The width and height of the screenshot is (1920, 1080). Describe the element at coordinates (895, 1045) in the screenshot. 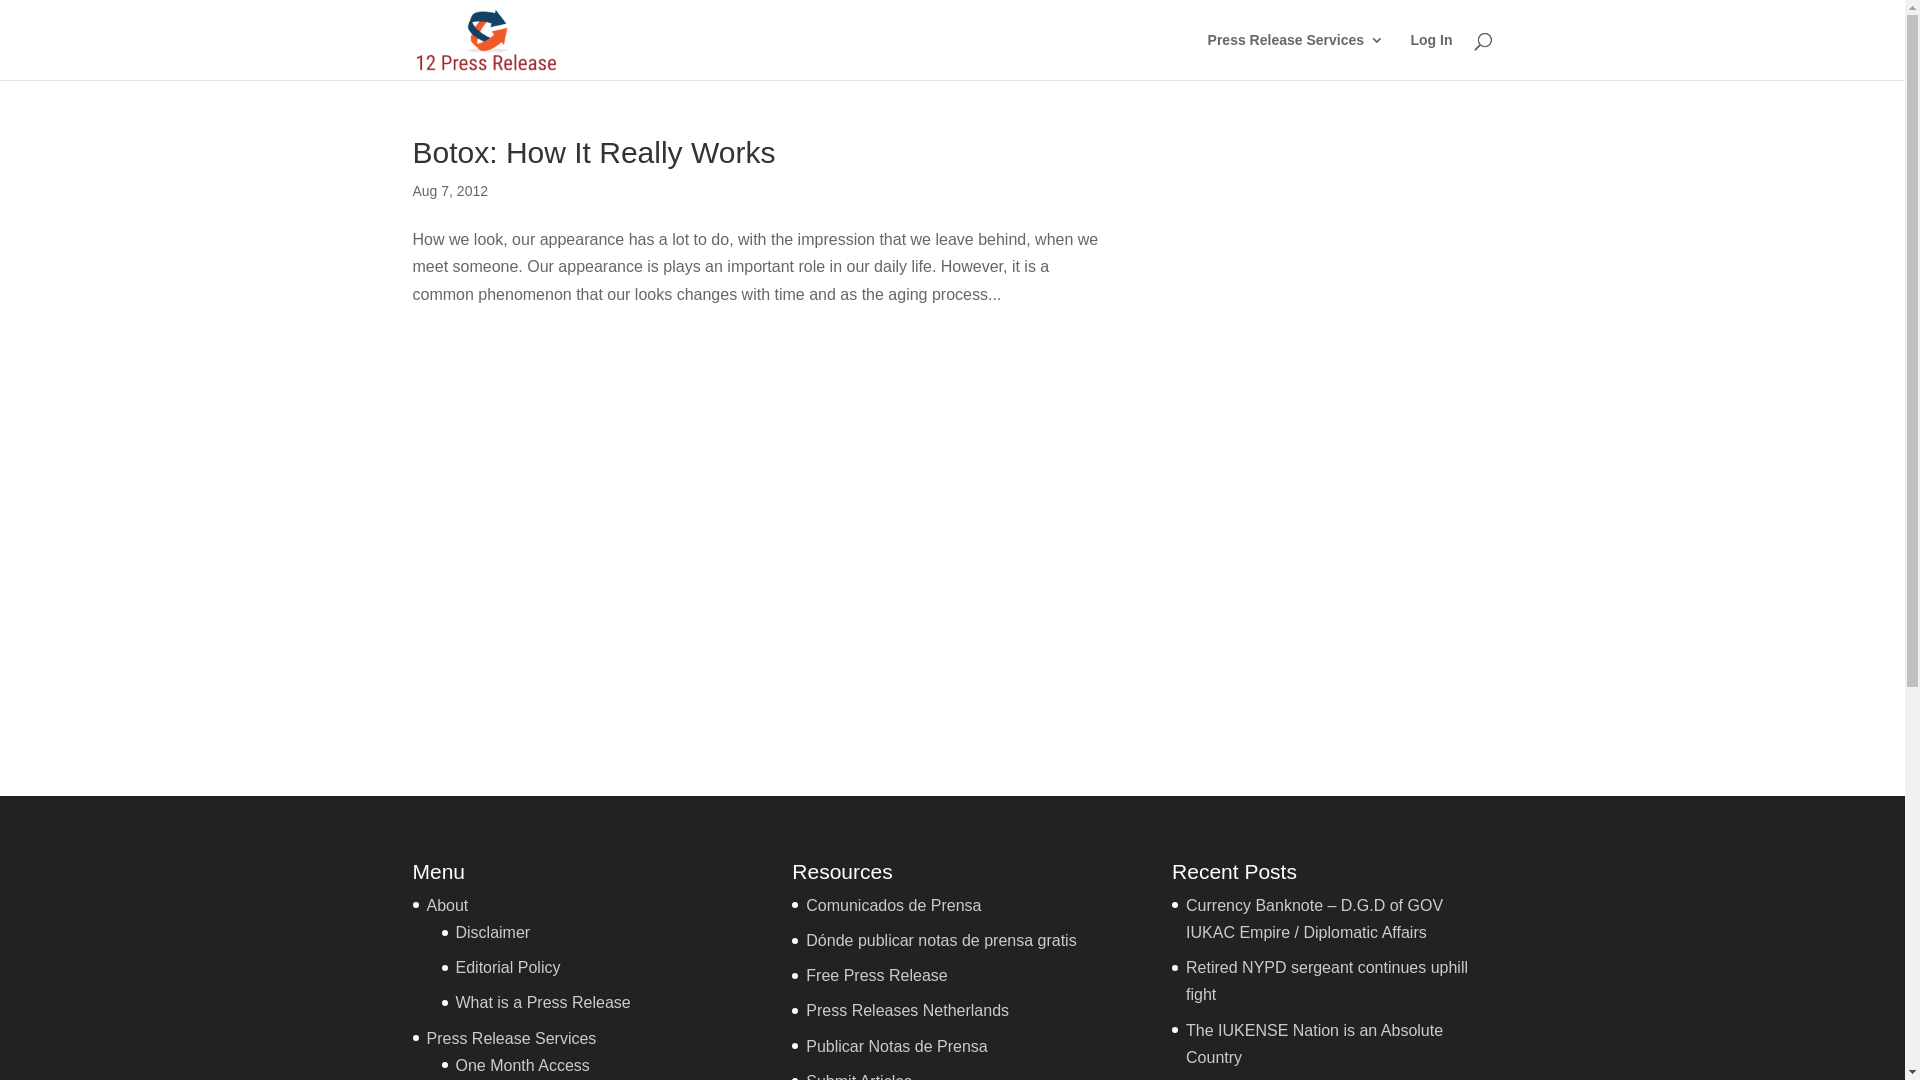

I see `'Publicar Notas de Prensa'` at that location.